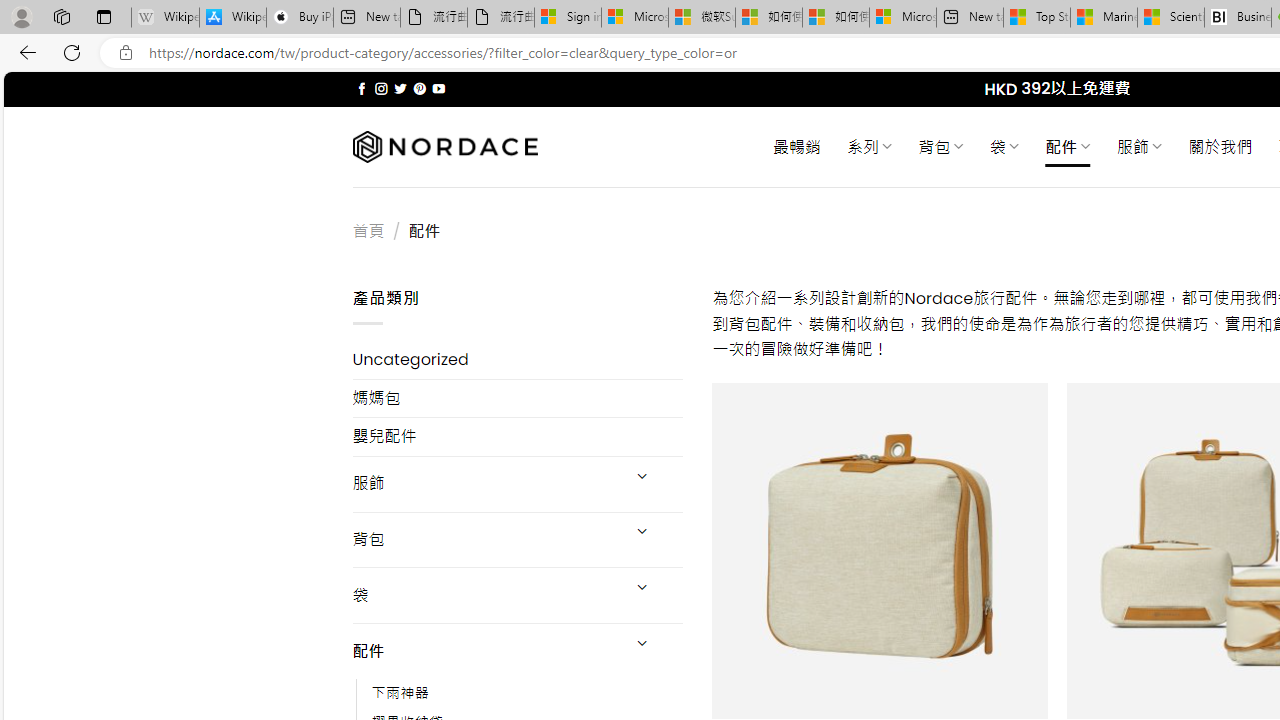 Image resolution: width=1280 pixels, height=720 pixels. What do you see at coordinates (362, 88) in the screenshot?
I see `'Follow on Facebook'` at bounding box center [362, 88].